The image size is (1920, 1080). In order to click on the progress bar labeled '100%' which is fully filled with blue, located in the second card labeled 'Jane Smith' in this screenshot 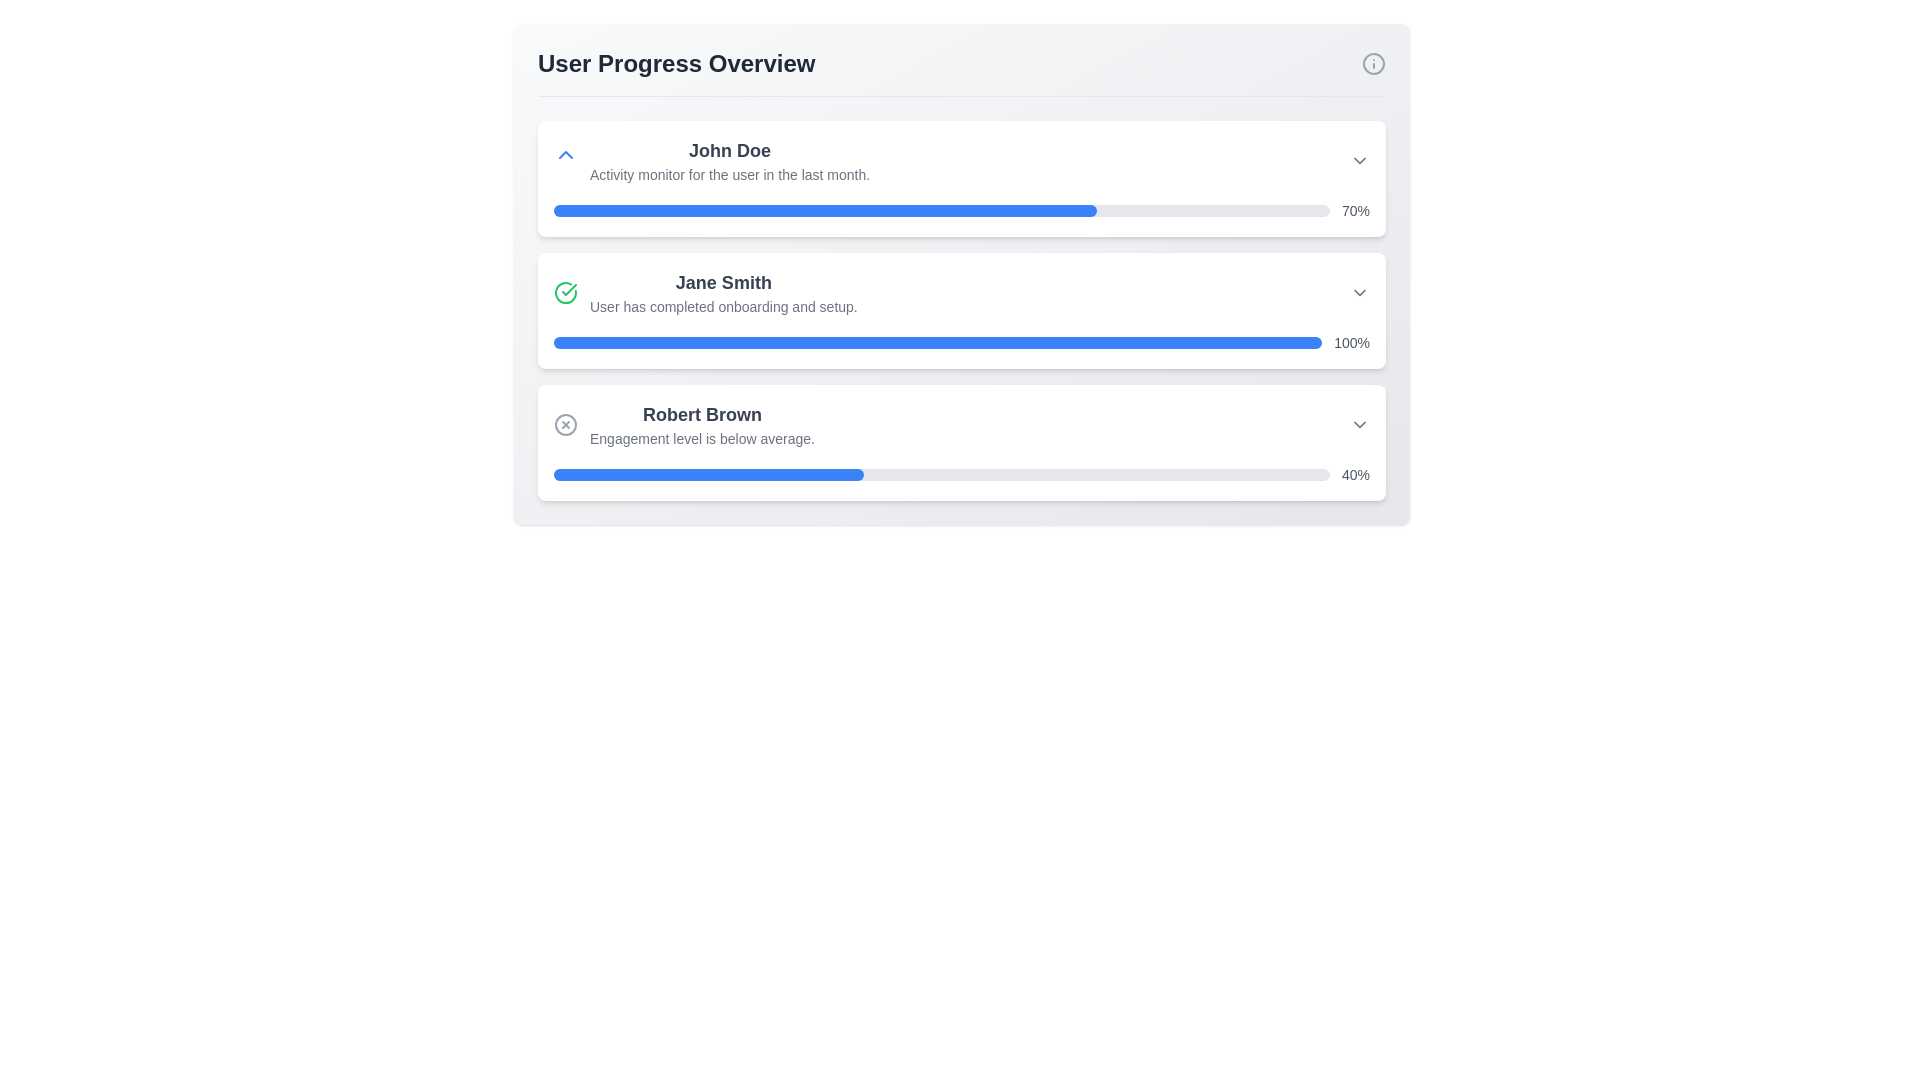, I will do `click(961, 342)`.